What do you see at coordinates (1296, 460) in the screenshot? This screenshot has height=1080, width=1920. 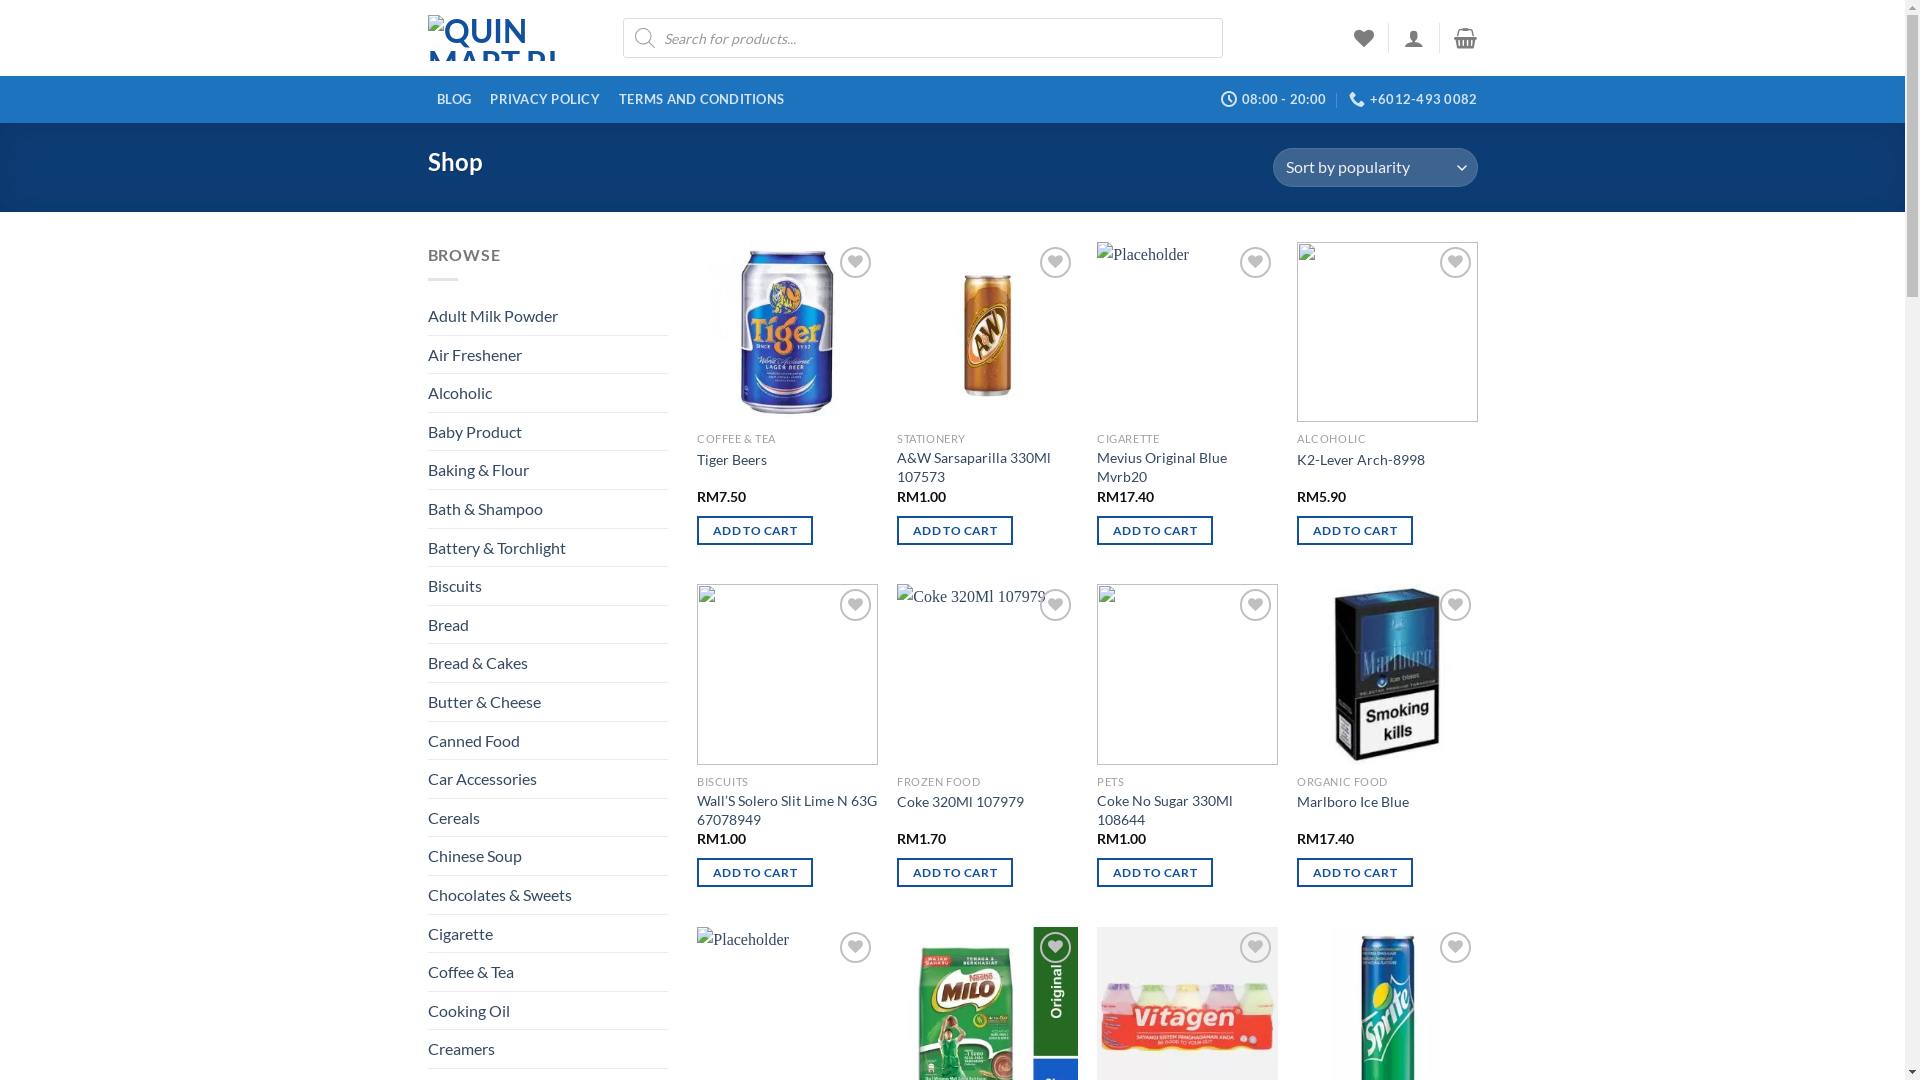 I see `'K2-Lever Arch-8998'` at bounding box center [1296, 460].